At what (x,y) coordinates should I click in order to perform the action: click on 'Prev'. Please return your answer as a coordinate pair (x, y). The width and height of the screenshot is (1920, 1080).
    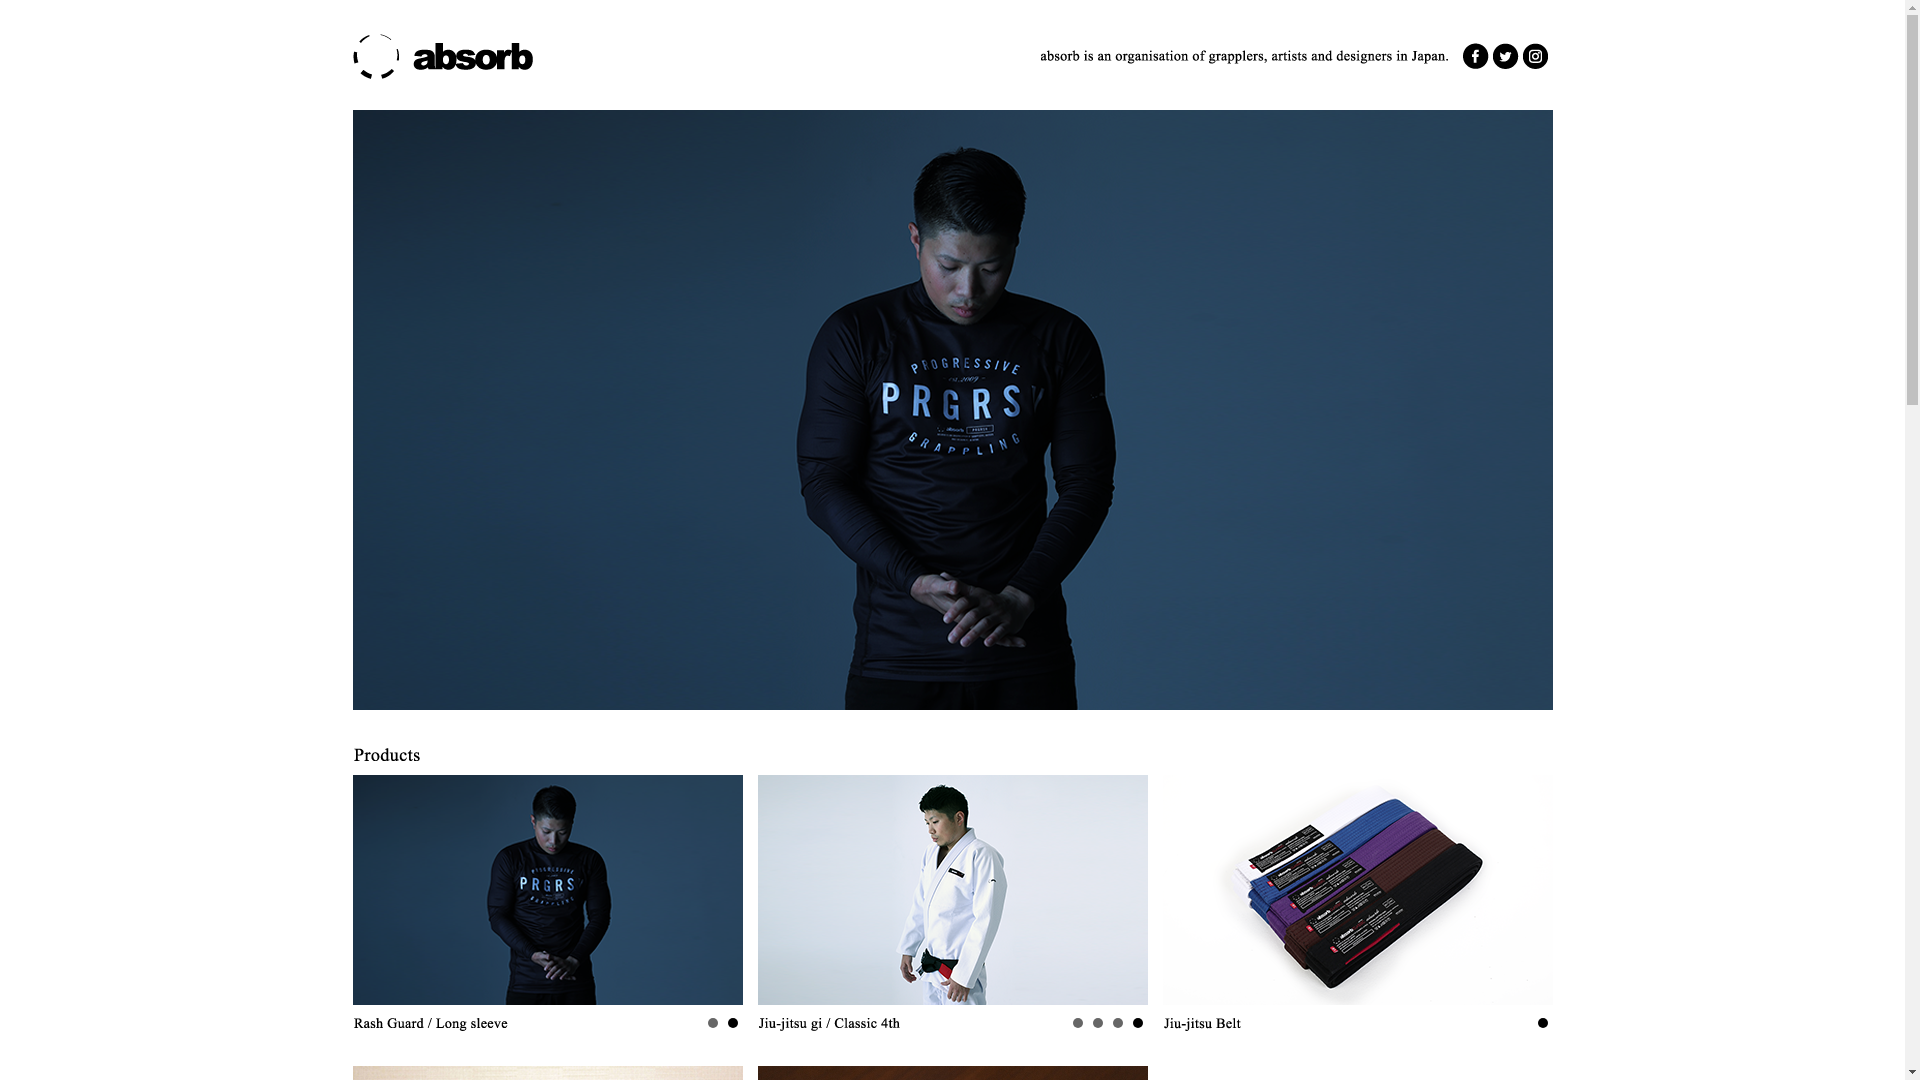
    Looking at the image, I should click on (782, 889).